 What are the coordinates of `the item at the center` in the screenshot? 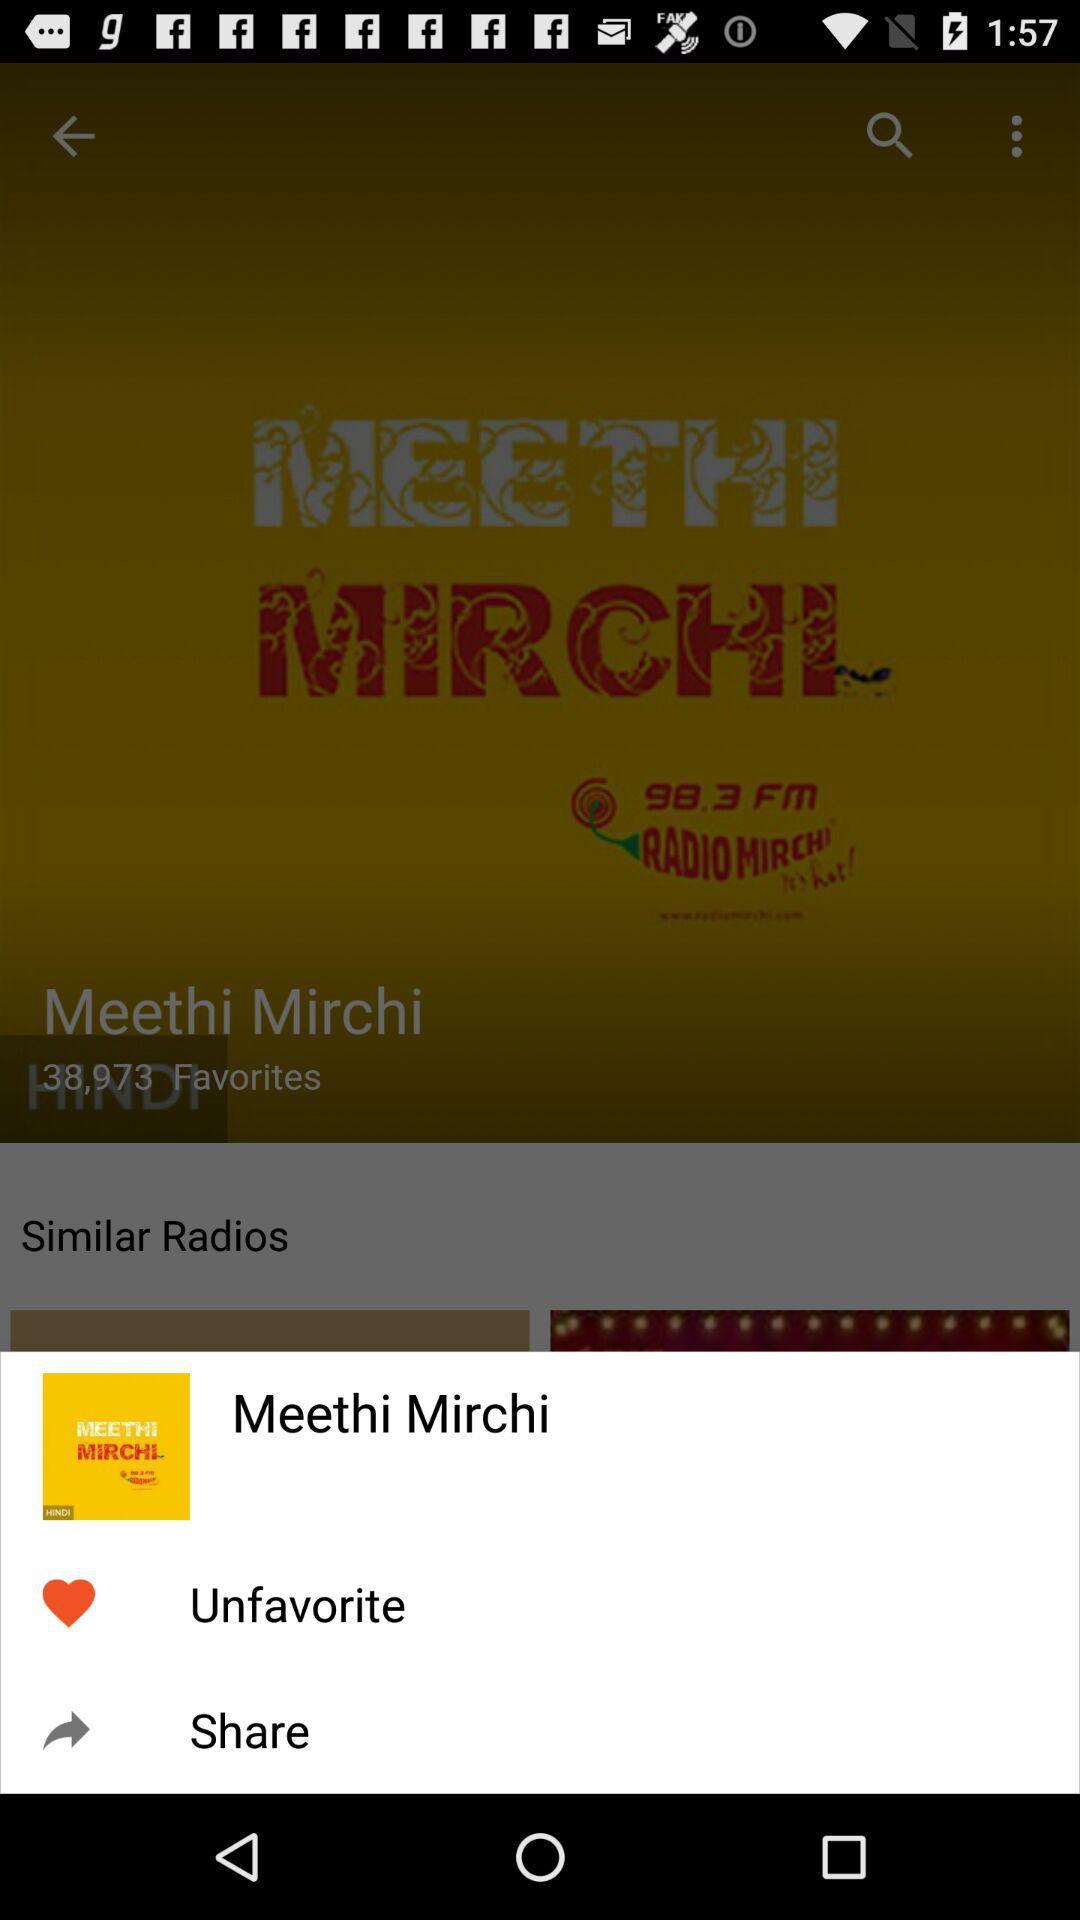 It's located at (540, 896).